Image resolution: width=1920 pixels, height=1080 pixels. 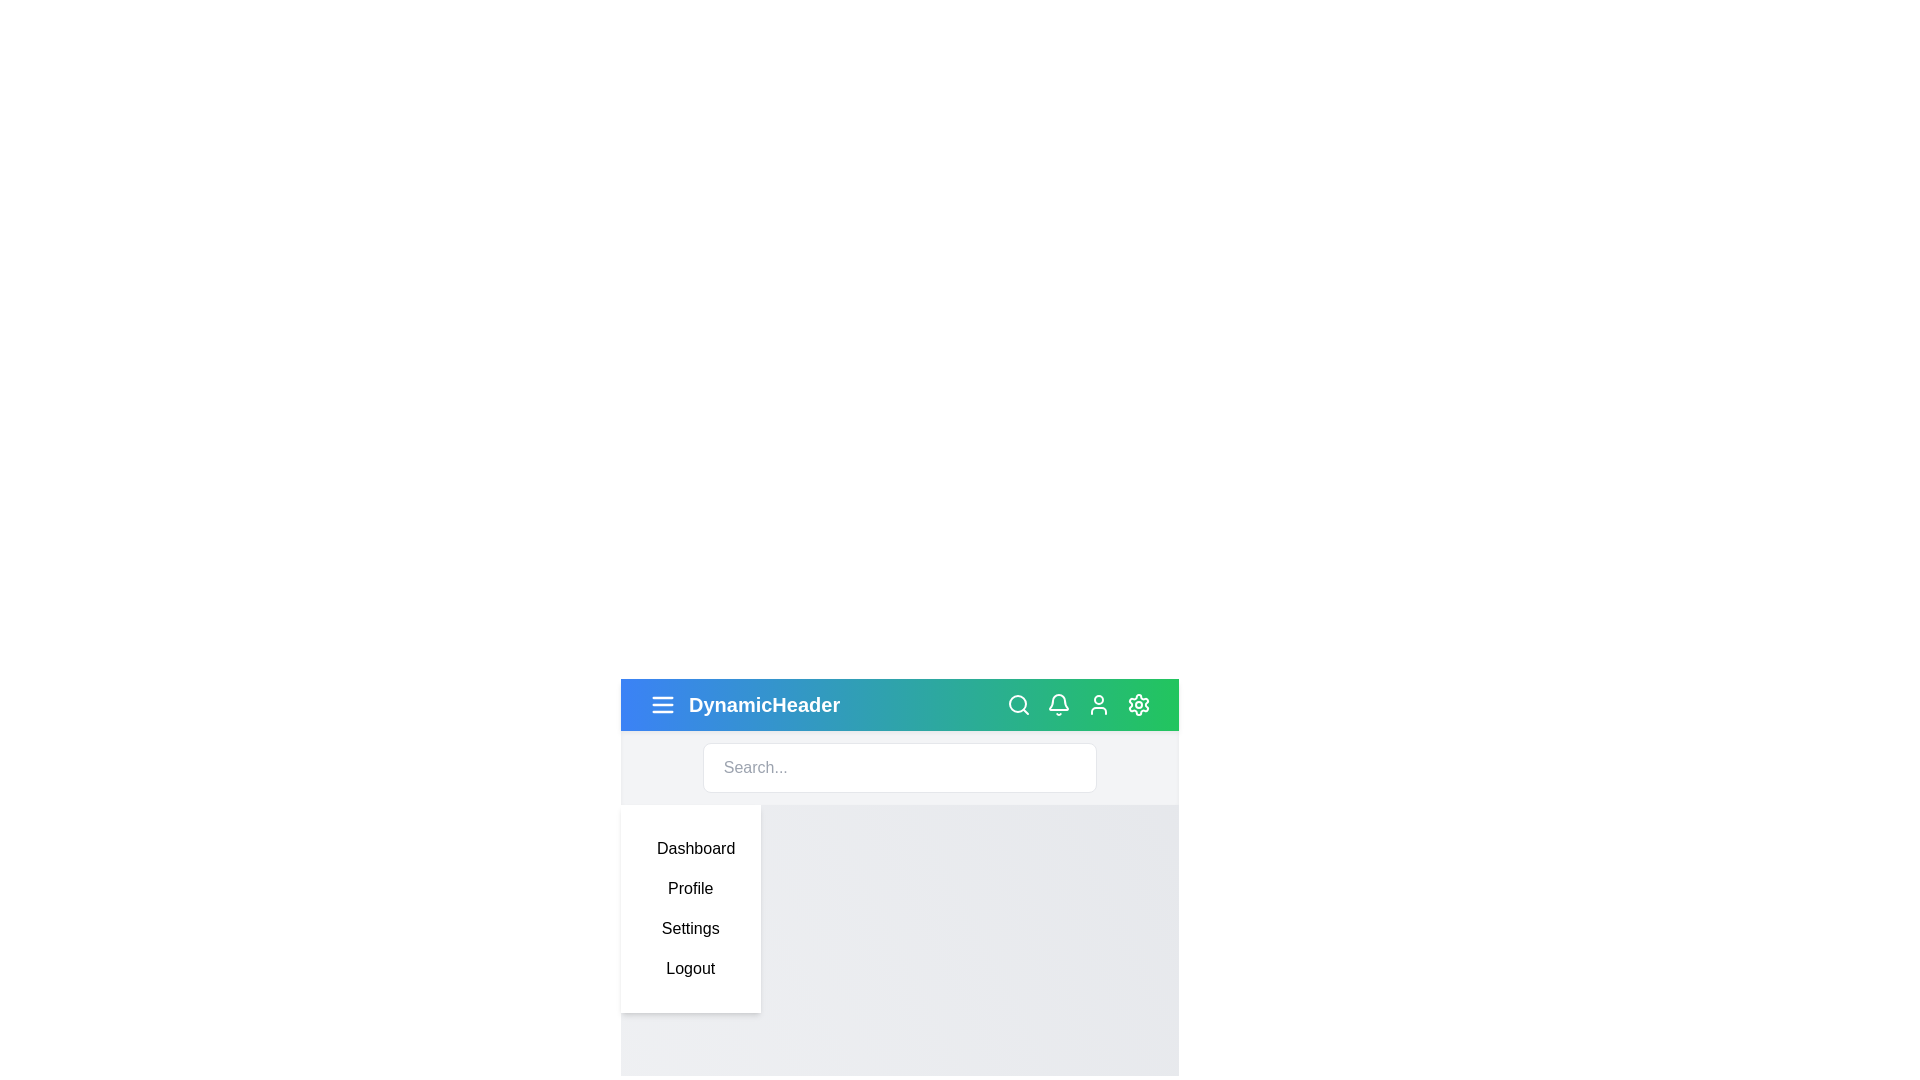 I want to click on the 'Settings' menu item in the dropdown menu, so click(x=690, y=929).